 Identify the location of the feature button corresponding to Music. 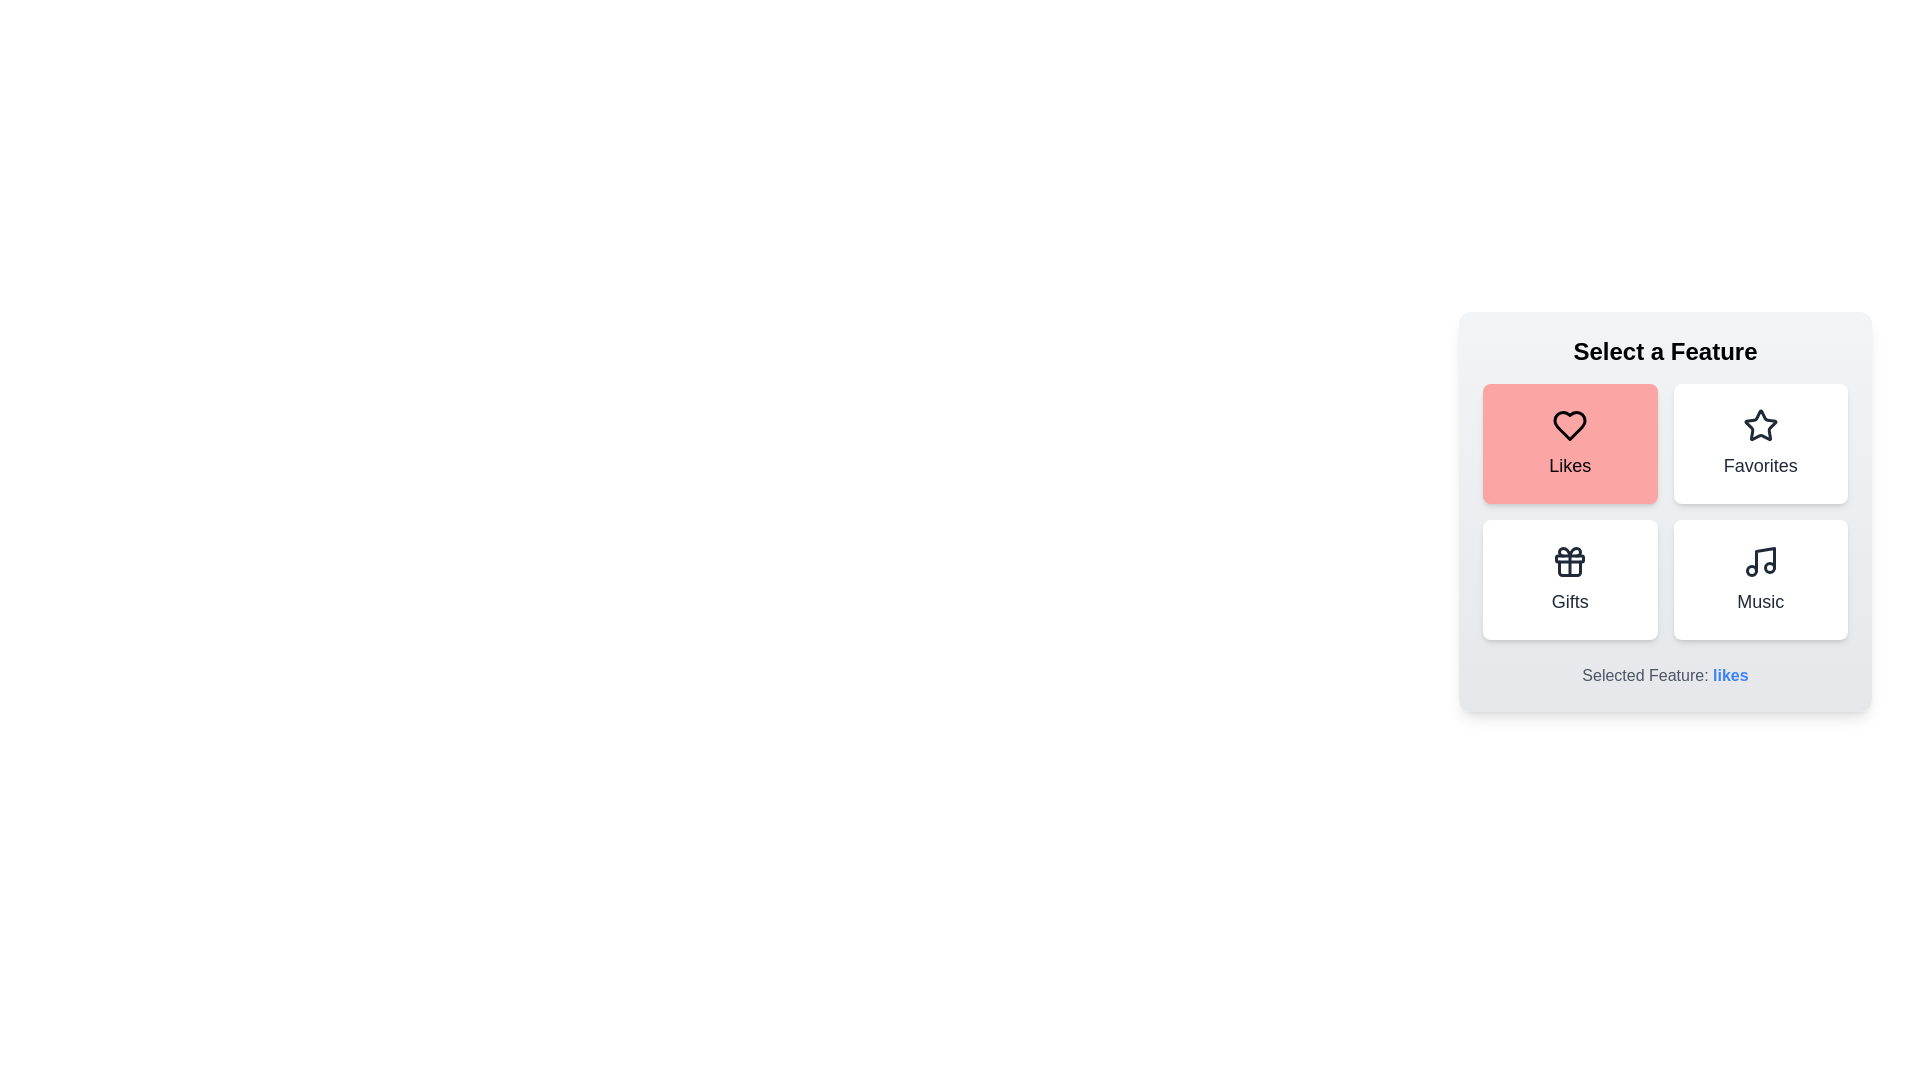
(1760, 579).